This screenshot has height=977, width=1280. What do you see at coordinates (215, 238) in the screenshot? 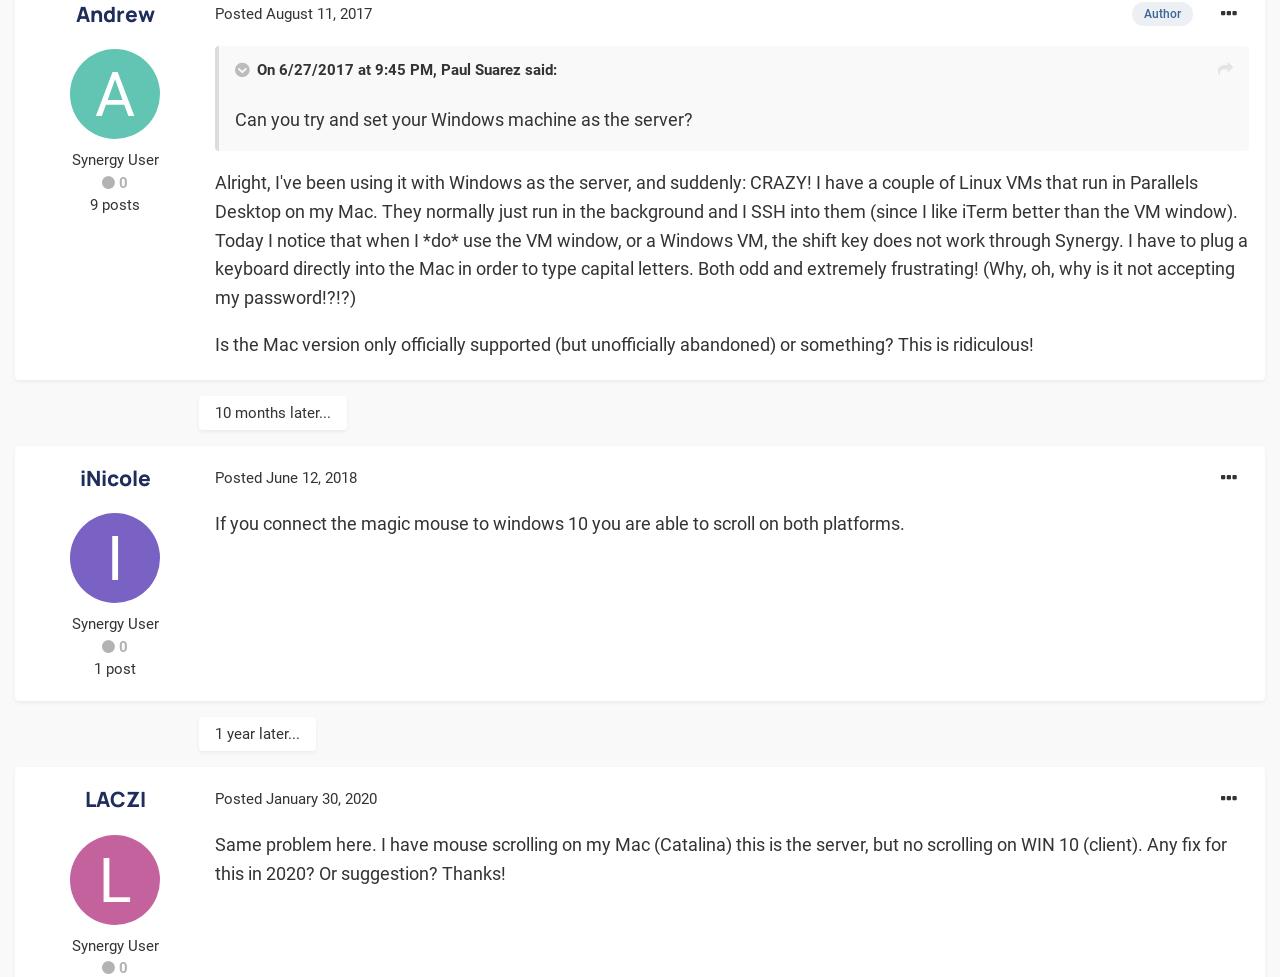
I see `'Alright, I've been using it with Windows as the server, and suddenly: CRAZY! I have a couple of Linux VMs that run in Parallels Desktop on my Mac. They normally just run in the background and I SSH into them (since I like iTerm better than the VM window). Today I notice that when I *do* use the VM window, or a Windows VM, the shift key does not work through Synergy. I have to plug a keyboard directly into the Mac in order to type capital letters. Both odd and extremely frustrating! (Why, oh, why is it not accepting my password!?!?)'` at bounding box center [215, 238].